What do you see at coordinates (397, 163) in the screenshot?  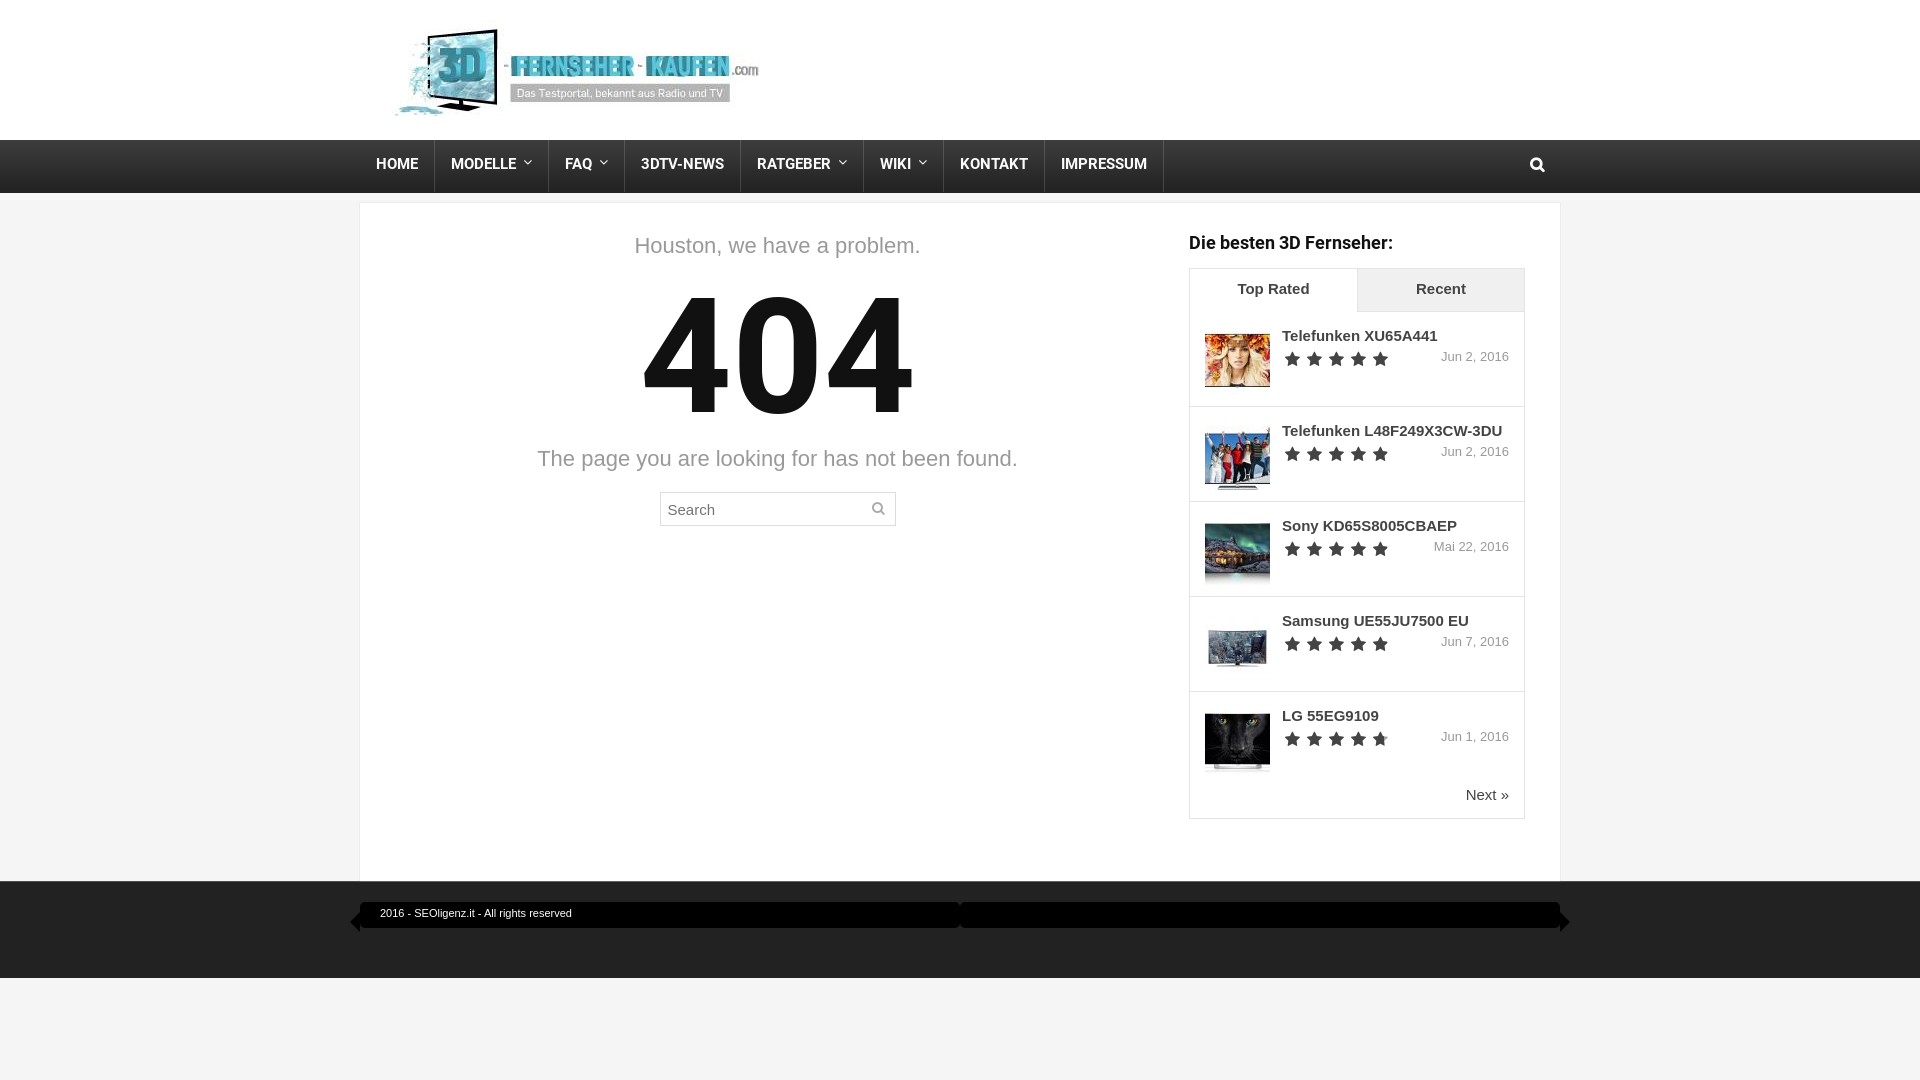 I see `'HOME'` at bounding box center [397, 163].